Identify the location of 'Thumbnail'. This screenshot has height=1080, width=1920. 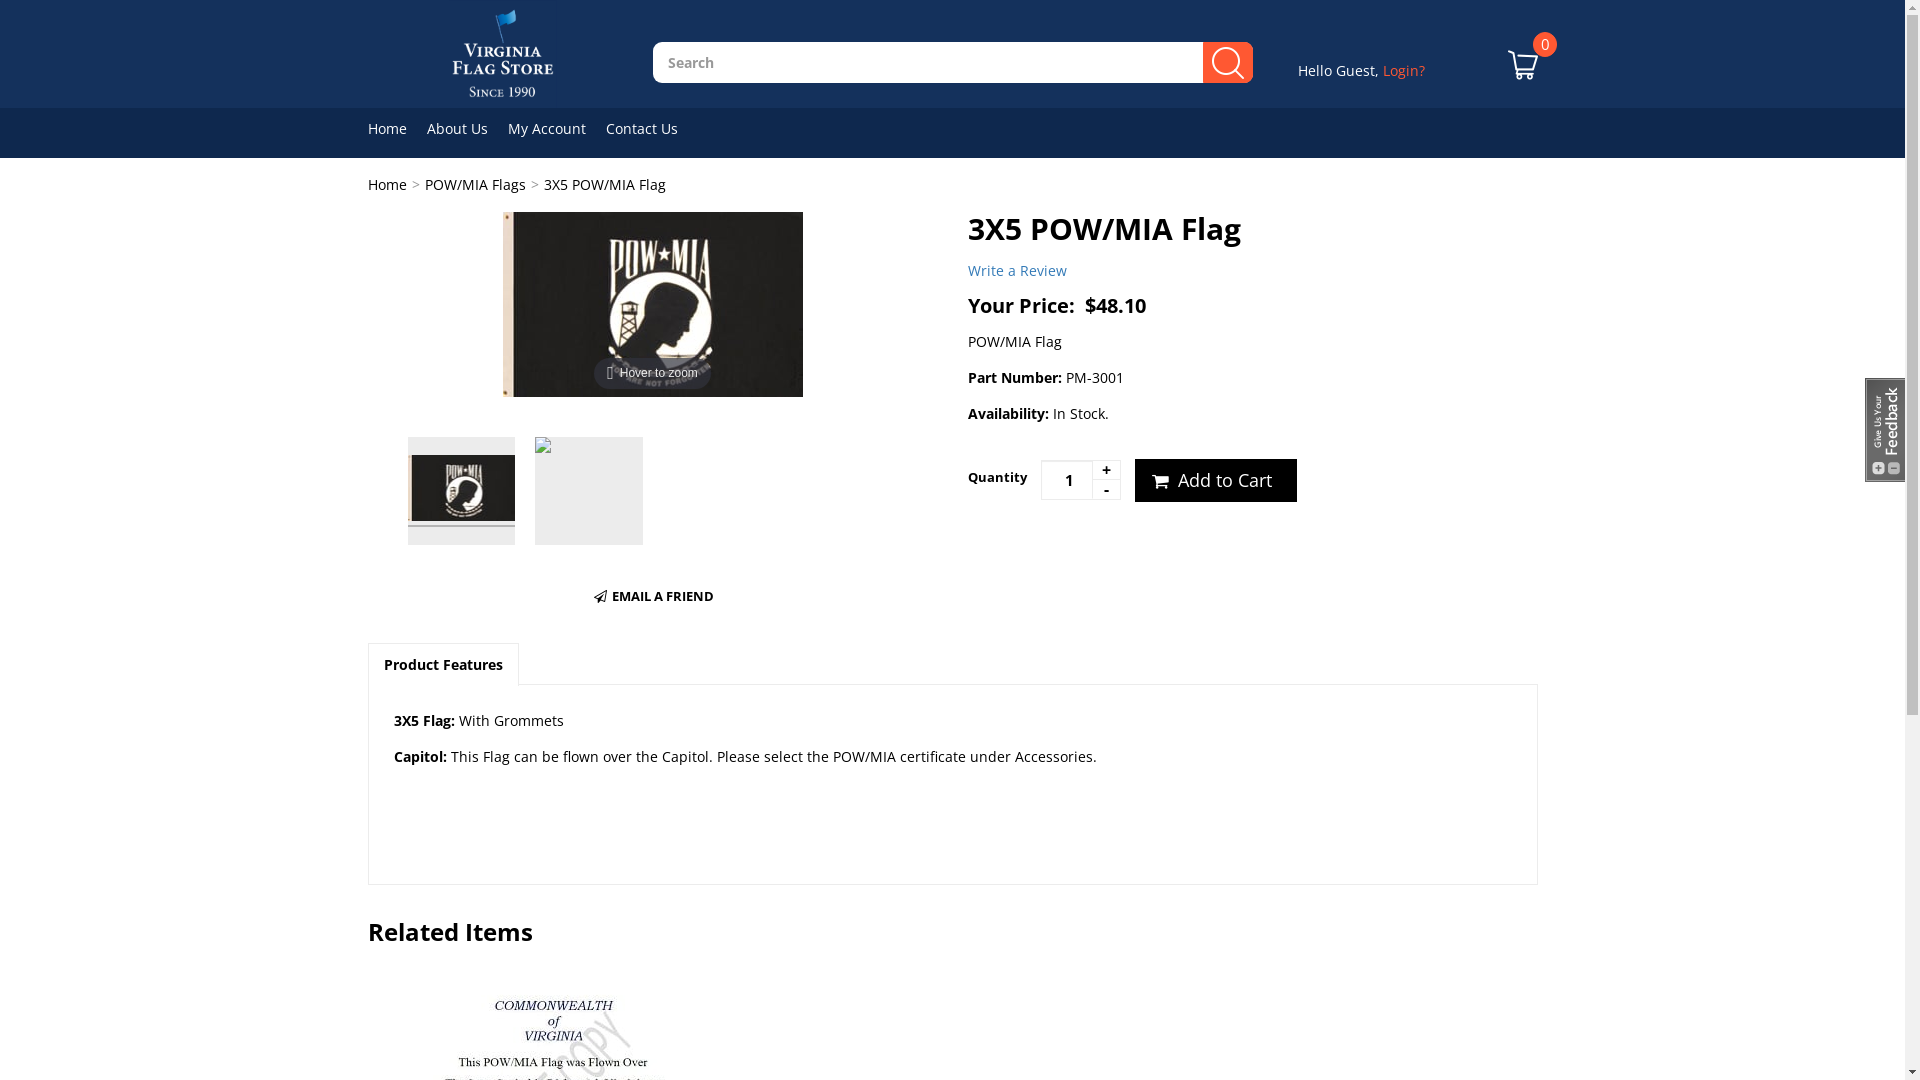
(588, 490).